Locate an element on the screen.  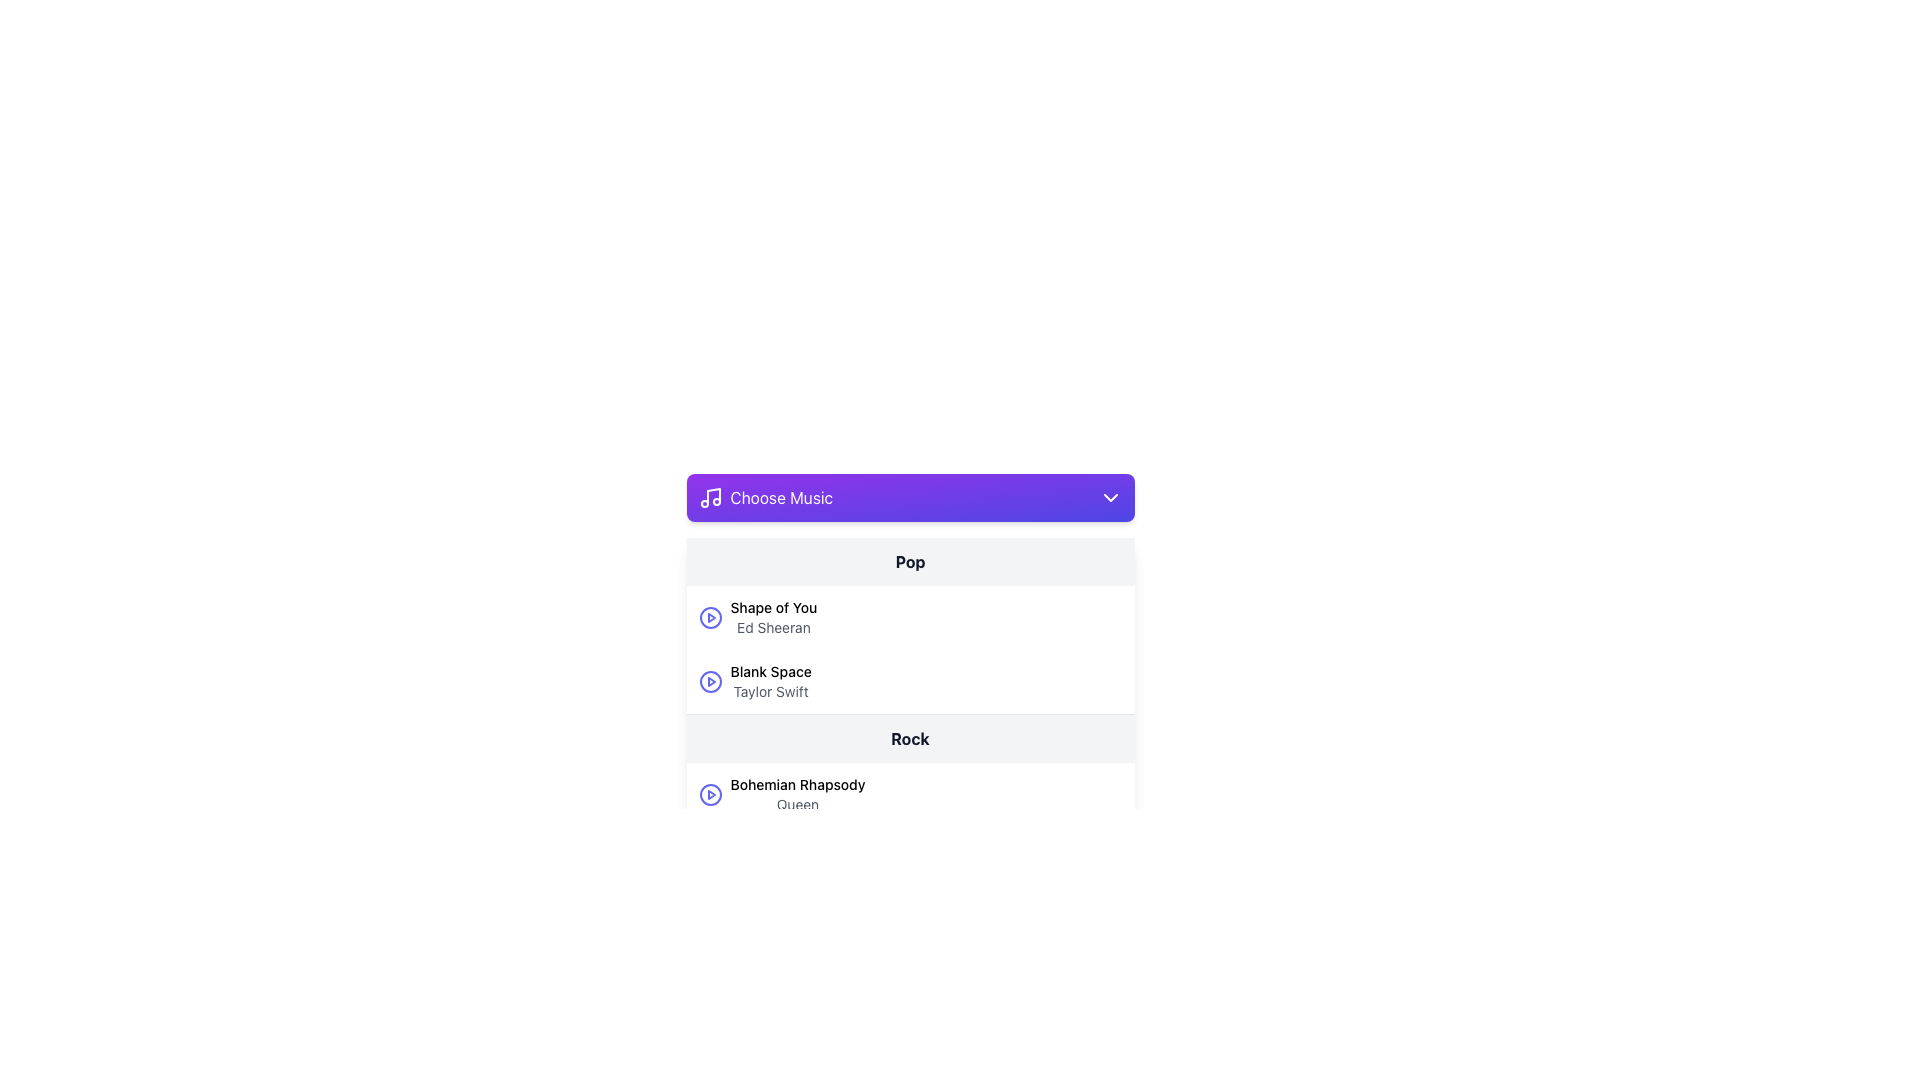
the text display that shows 'Shape of You' prominently at the top of the song list is located at coordinates (772, 607).